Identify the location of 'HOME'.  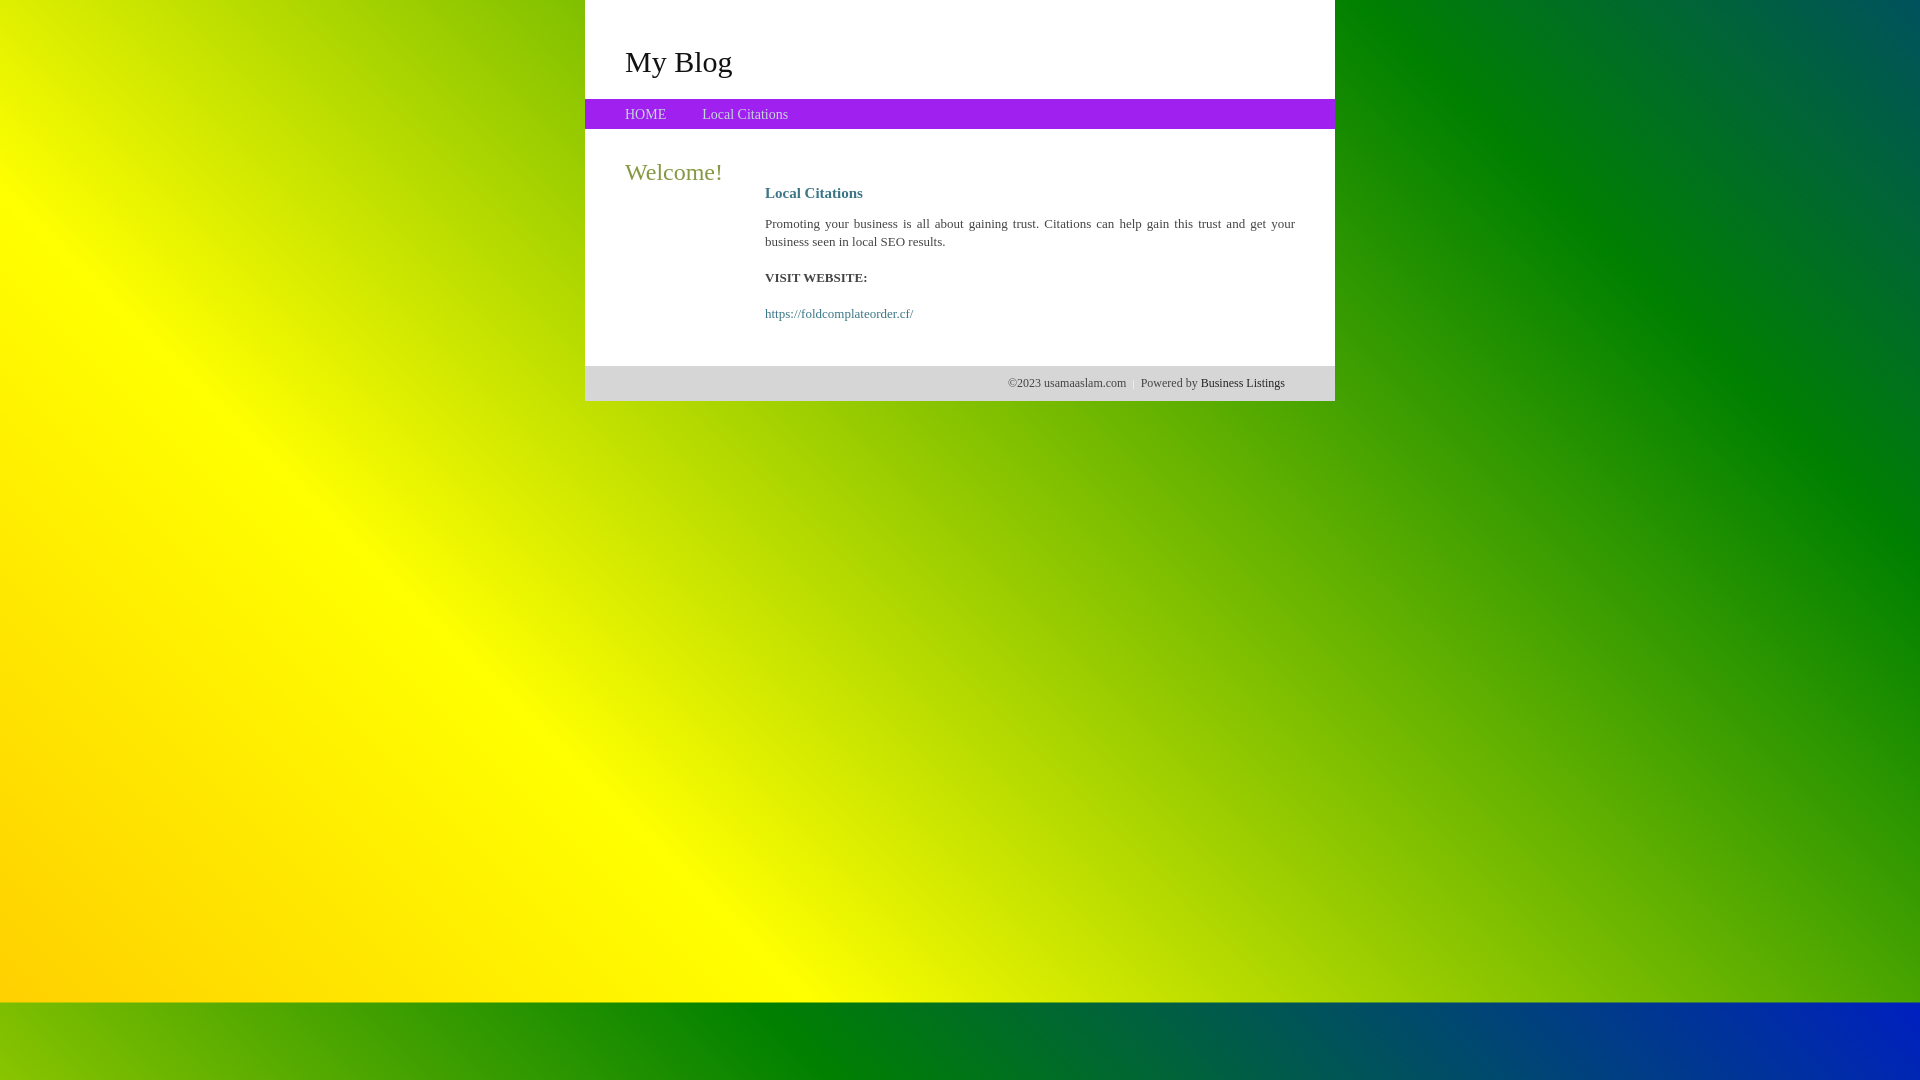
(645, 114).